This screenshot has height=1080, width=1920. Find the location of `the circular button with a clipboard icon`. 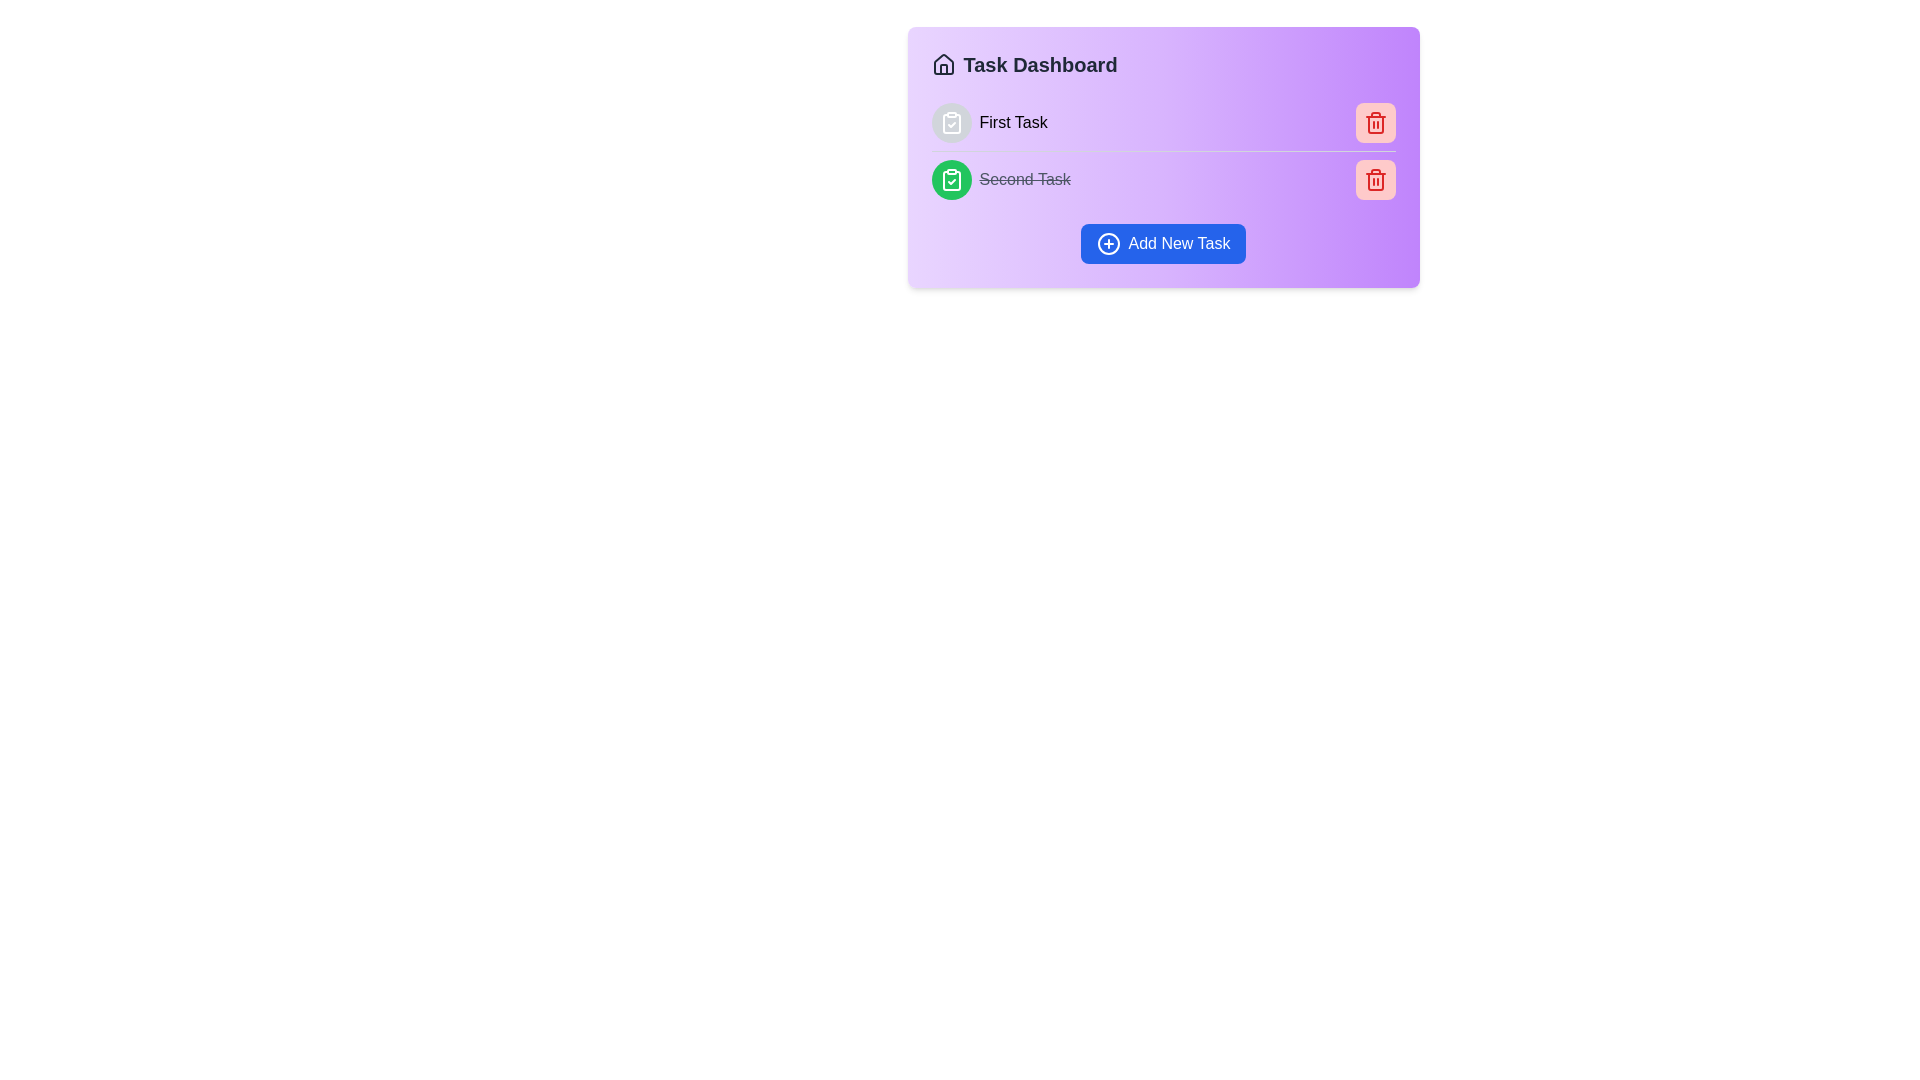

the circular button with a clipboard icon is located at coordinates (950, 123).